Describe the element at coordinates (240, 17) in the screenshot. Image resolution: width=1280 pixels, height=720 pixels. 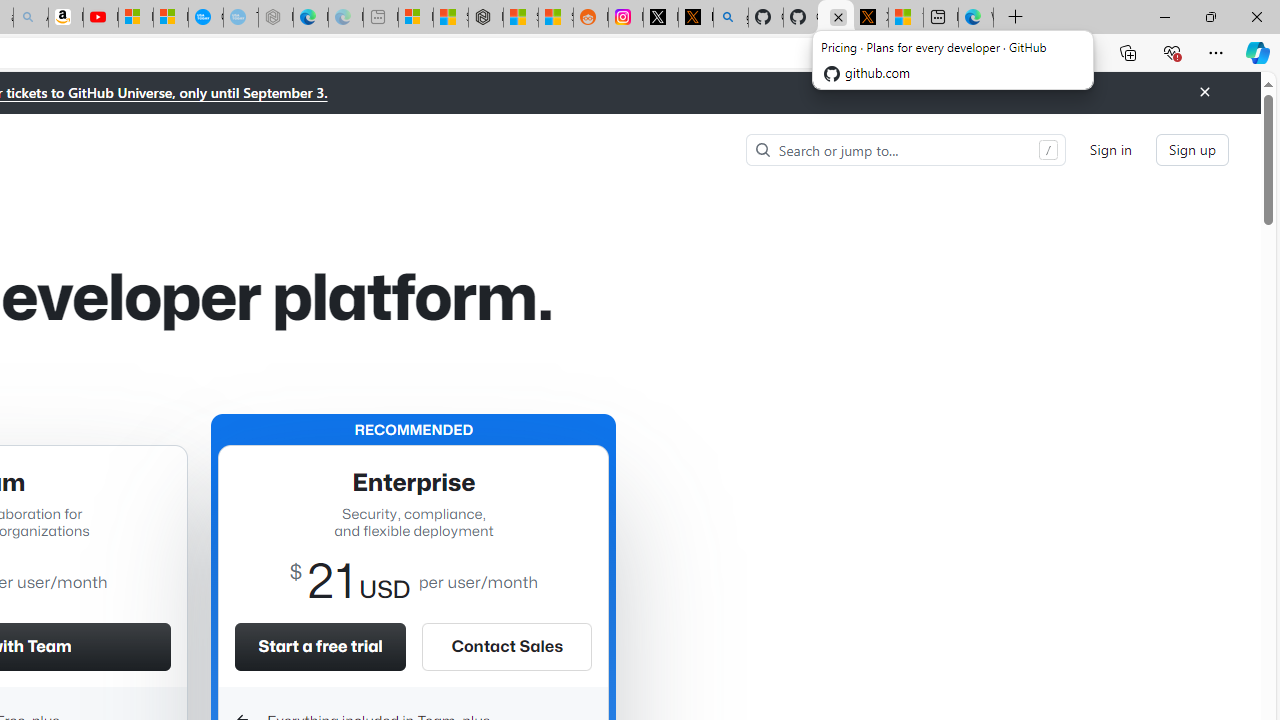
I see `'The most popular Google '` at that location.